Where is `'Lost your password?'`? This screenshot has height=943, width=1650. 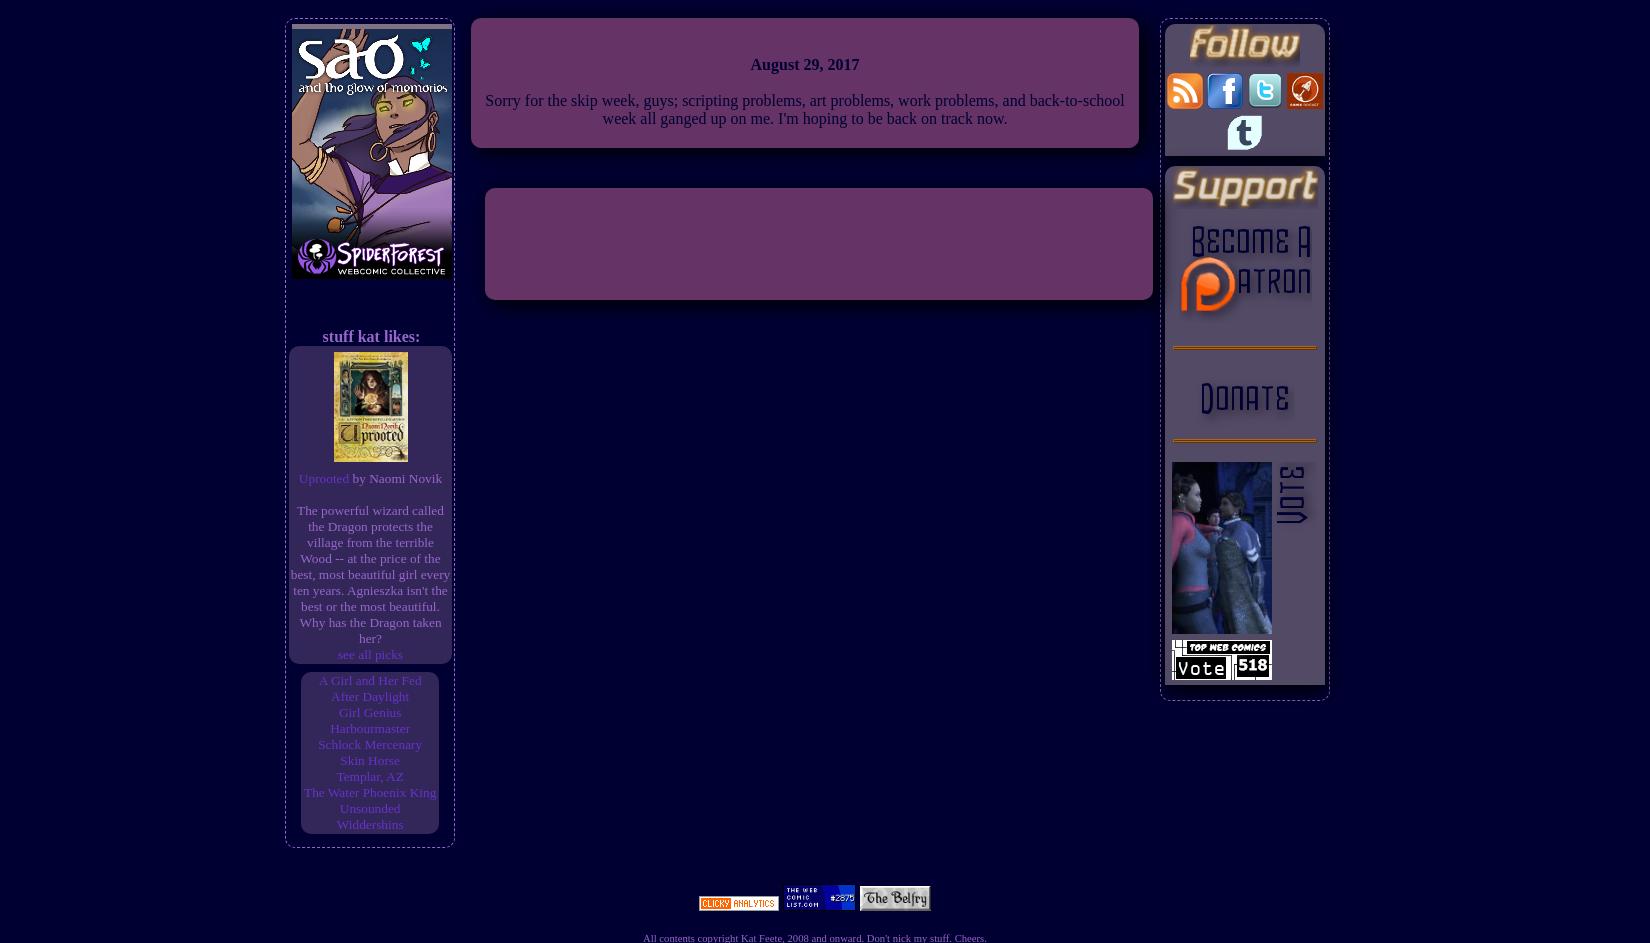
'Lost your password?' is located at coordinates (817, 759).